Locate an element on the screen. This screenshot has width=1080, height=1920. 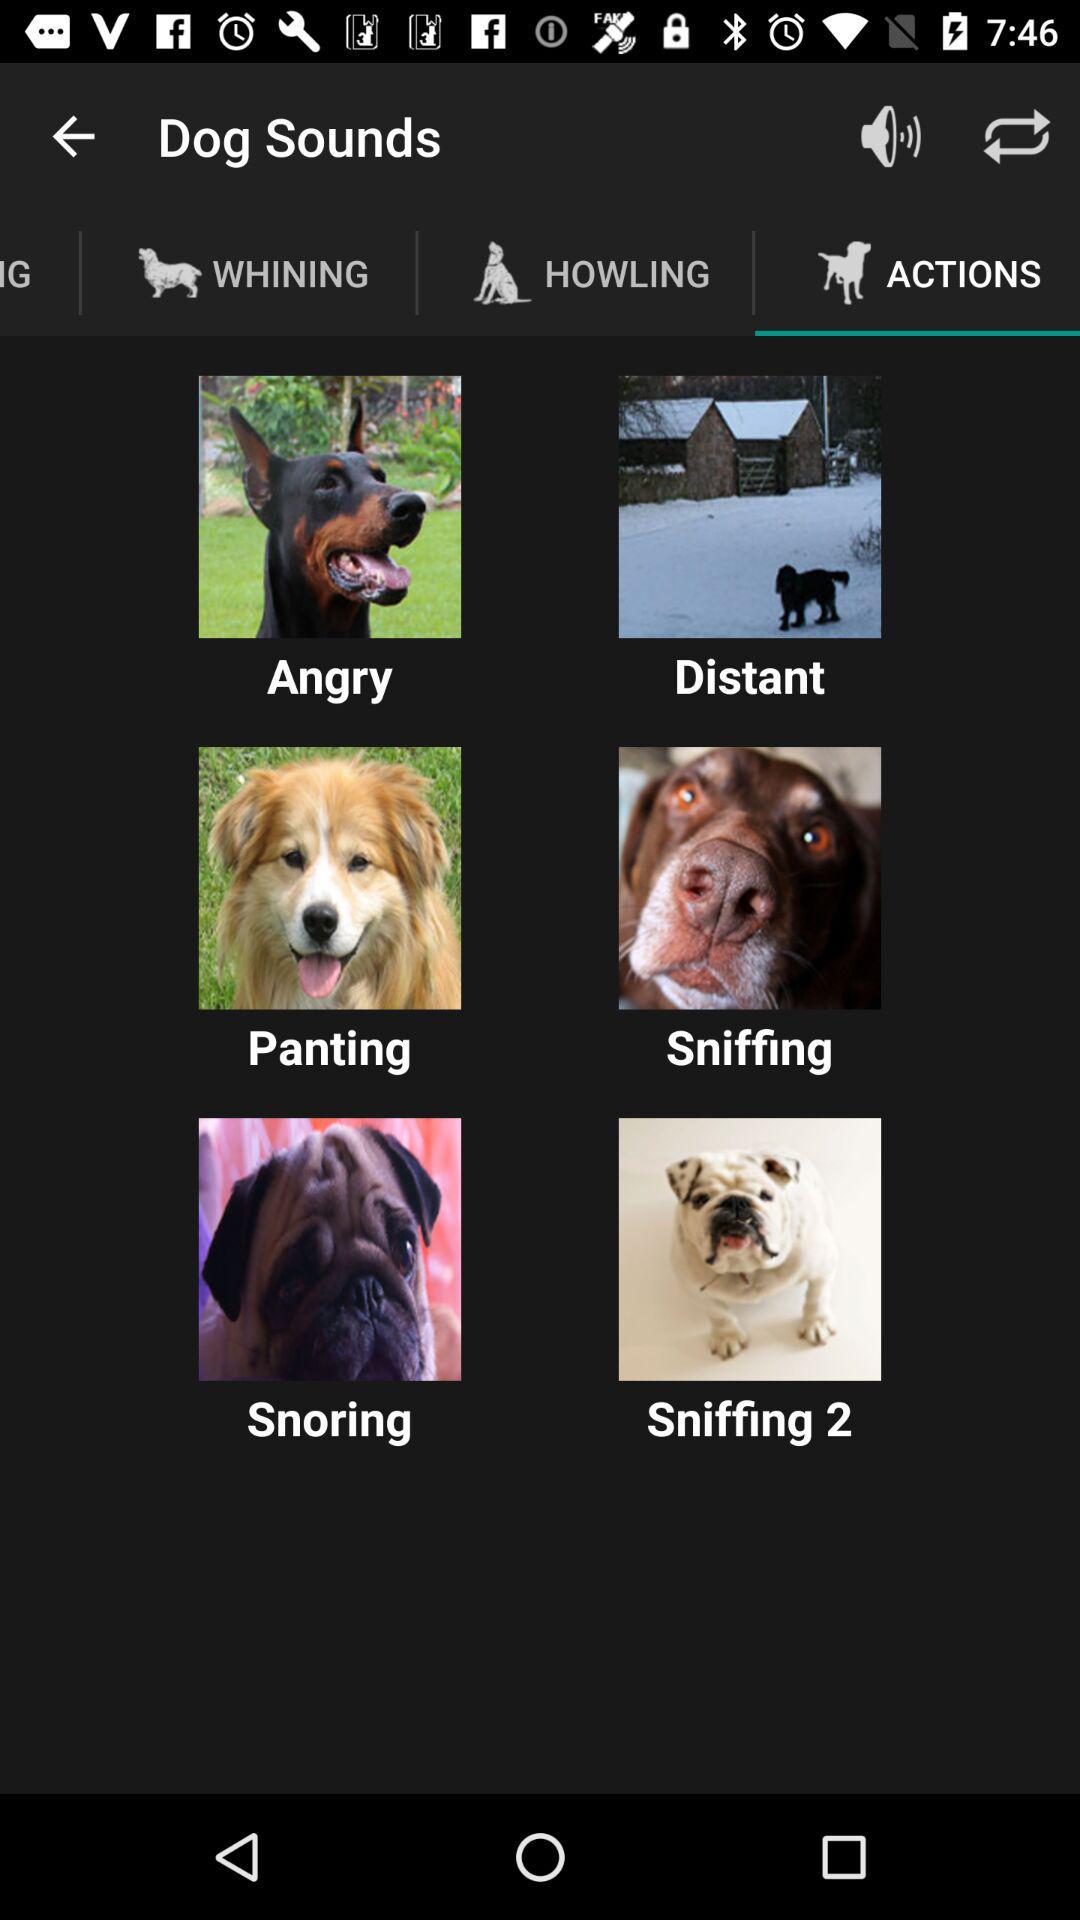
the icon above actions is located at coordinates (1017, 135).